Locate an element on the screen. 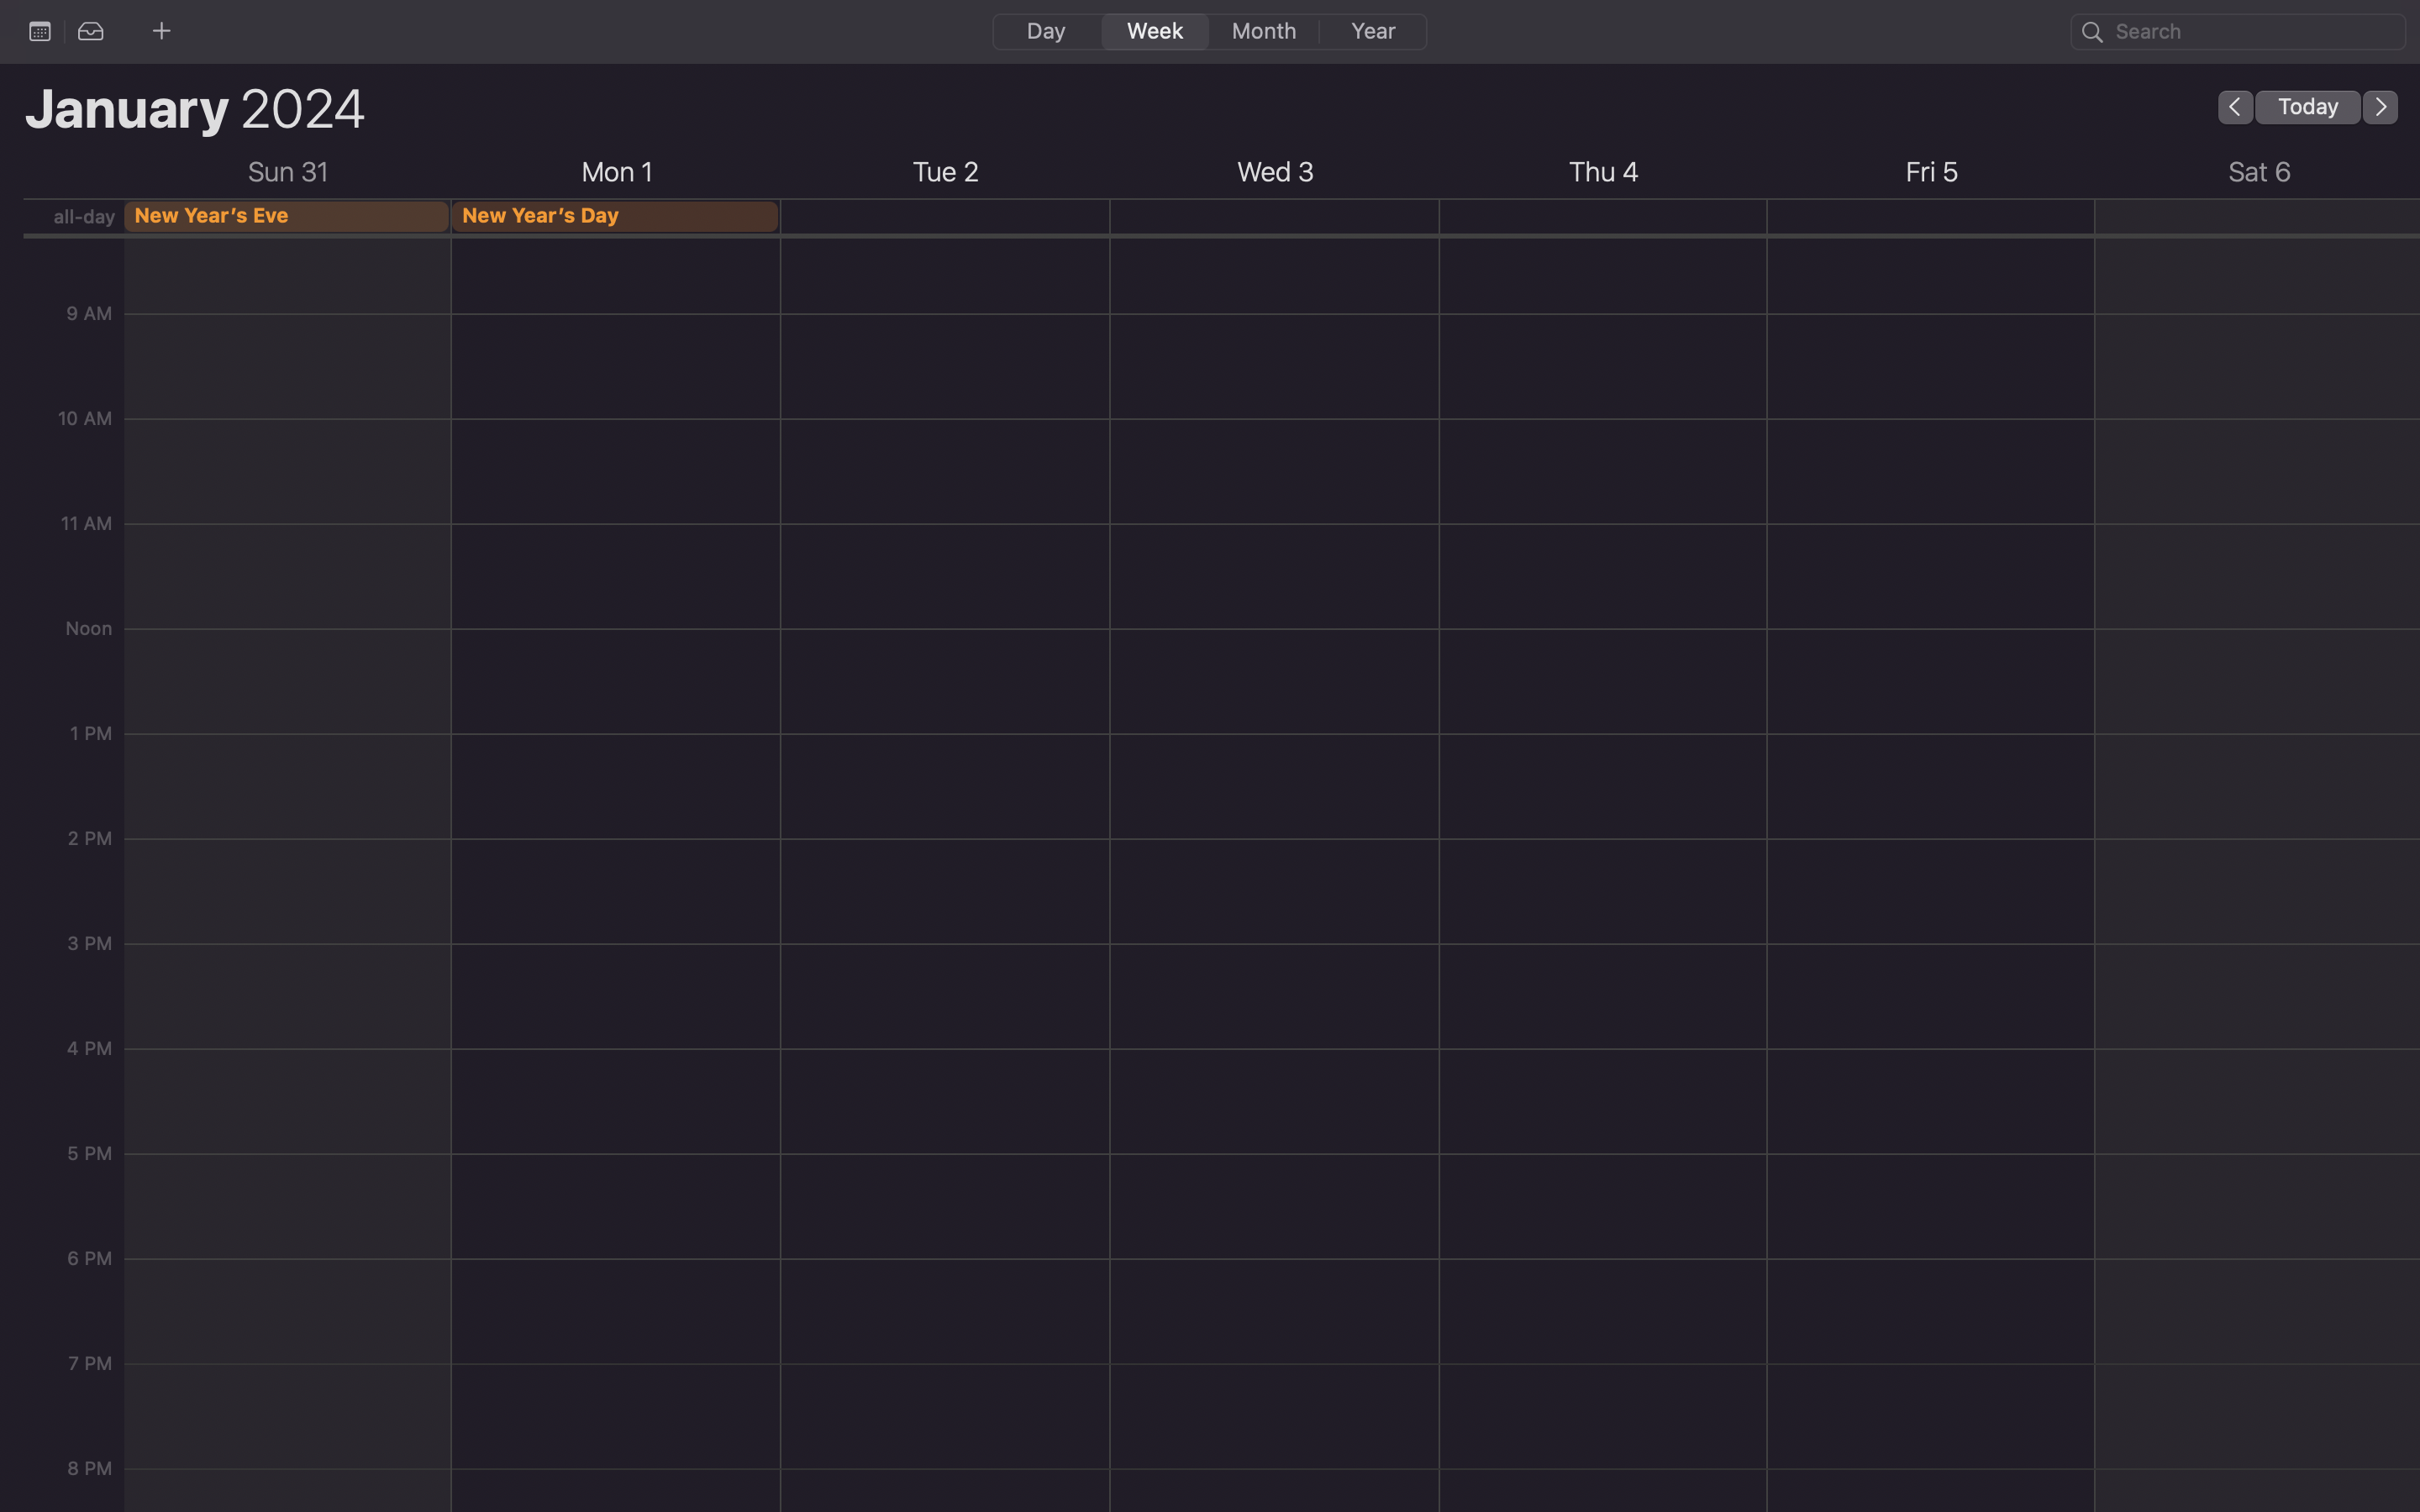 Image resolution: width=2420 pixels, height=1512 pixels. up a meeting for Tuesday at 1 pm is located at coordinates (944, 976).